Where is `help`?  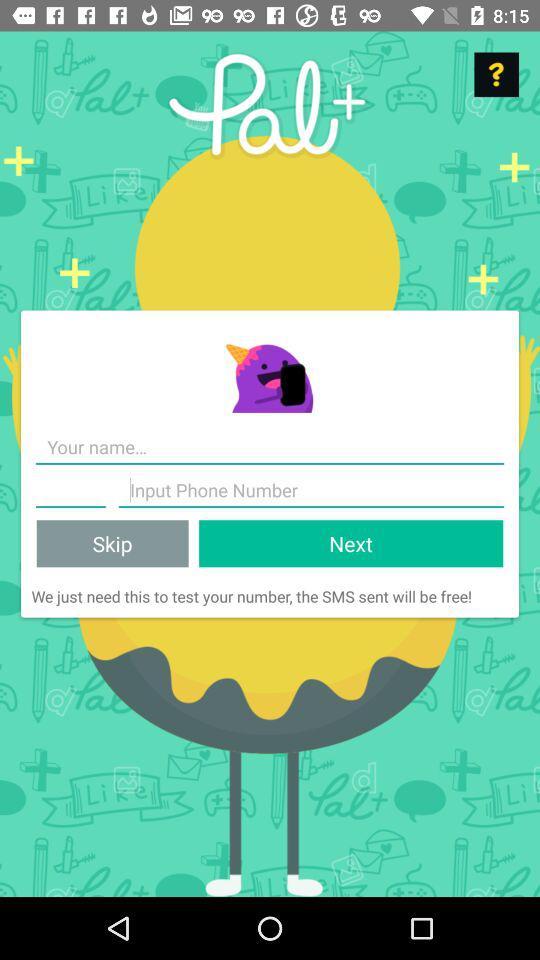
help is located at coordinates (495, 74).